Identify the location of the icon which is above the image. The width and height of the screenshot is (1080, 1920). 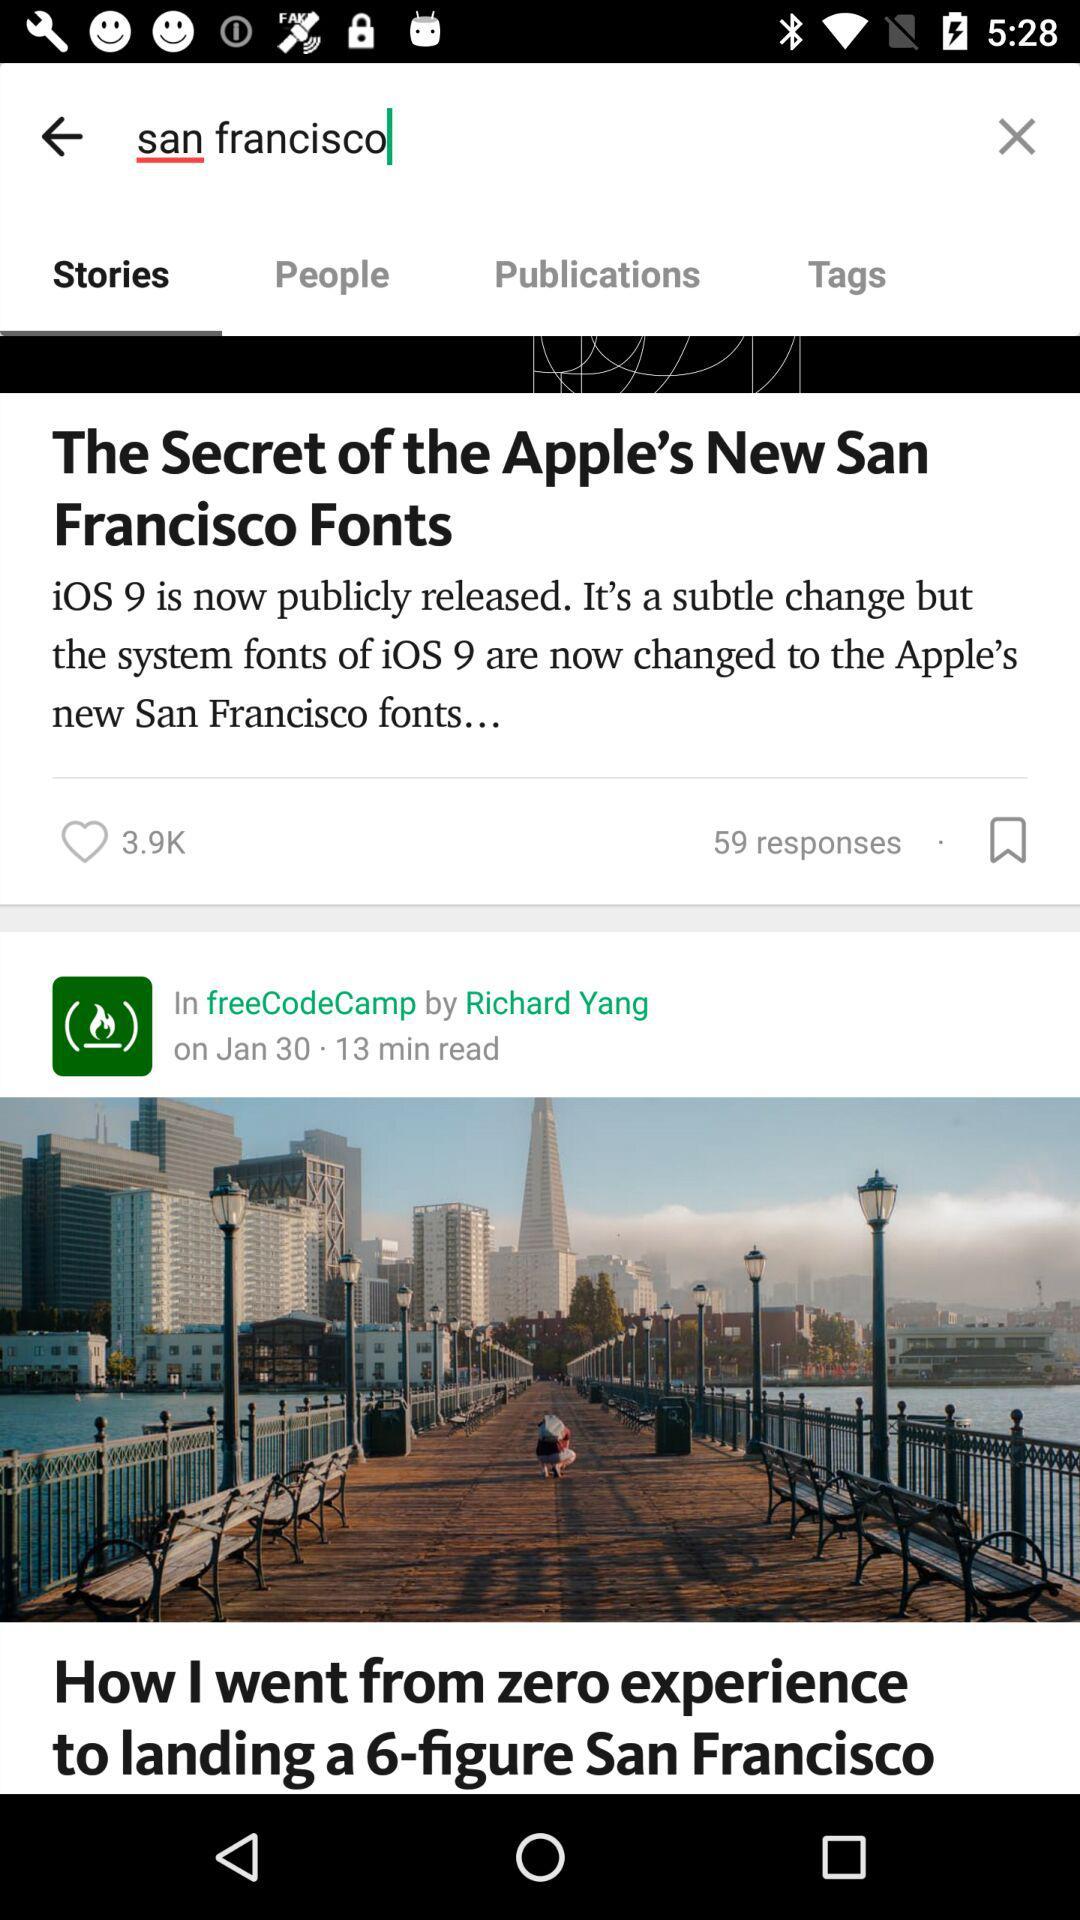
(102, 1026).